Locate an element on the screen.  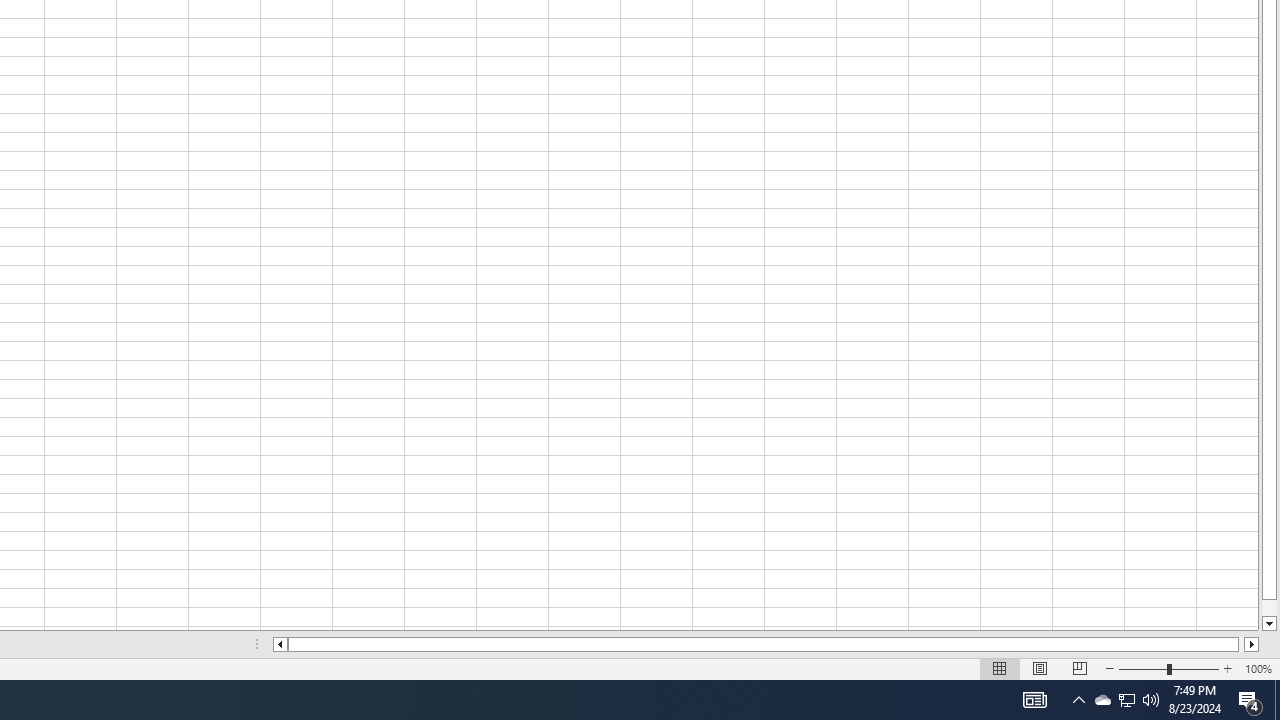
'Column left' is located at coordinates (278, 644).